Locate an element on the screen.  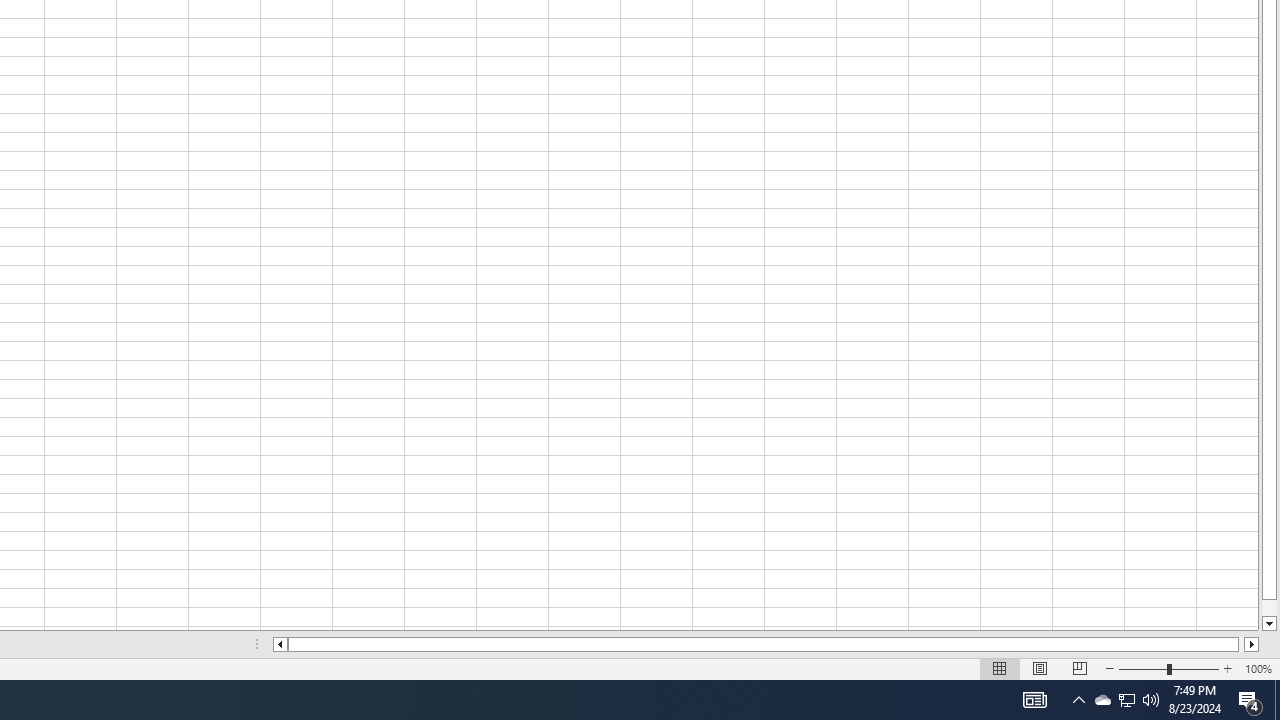
'Column left' is located at coordinates (278, 644).